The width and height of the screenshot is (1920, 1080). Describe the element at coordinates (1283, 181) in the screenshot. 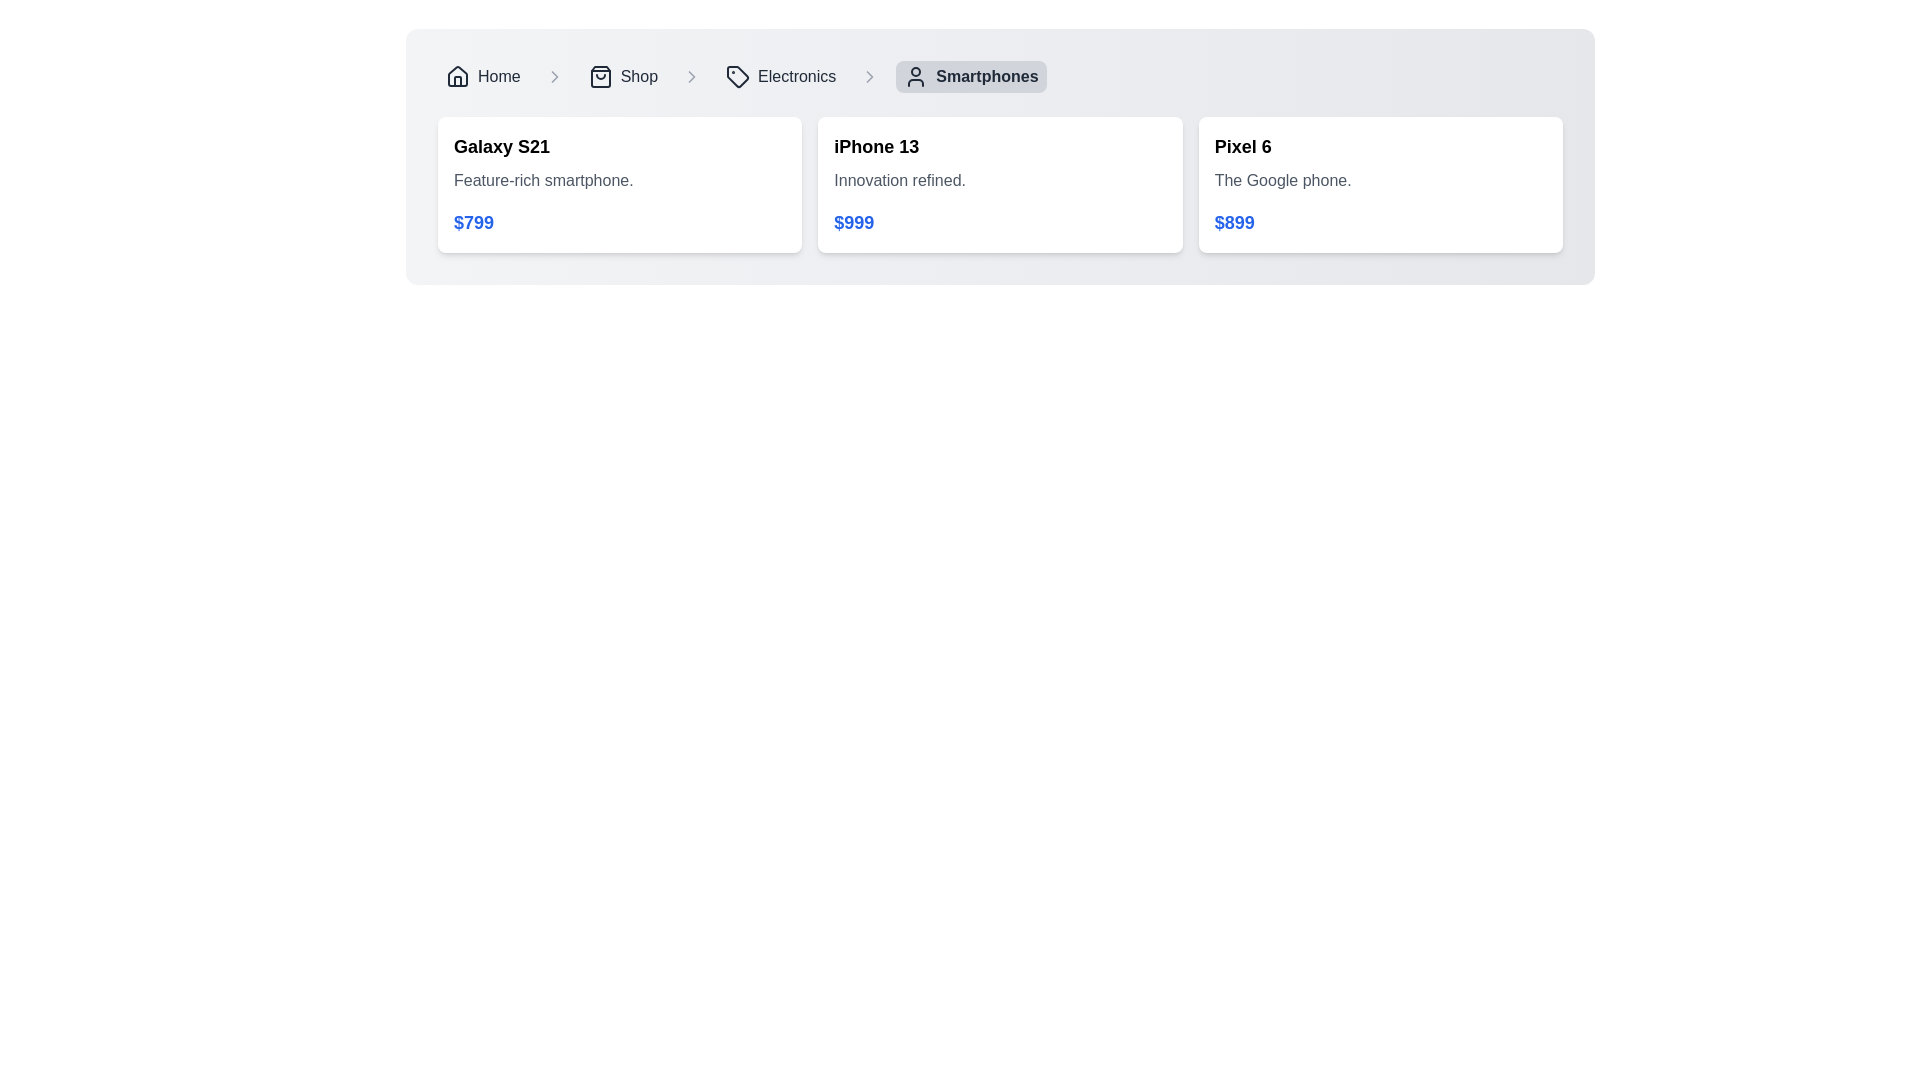

I see `the text label that reads 'The Google phone.' which is styled in gray and positioned below the title 'Pixel 6.'` at that location.